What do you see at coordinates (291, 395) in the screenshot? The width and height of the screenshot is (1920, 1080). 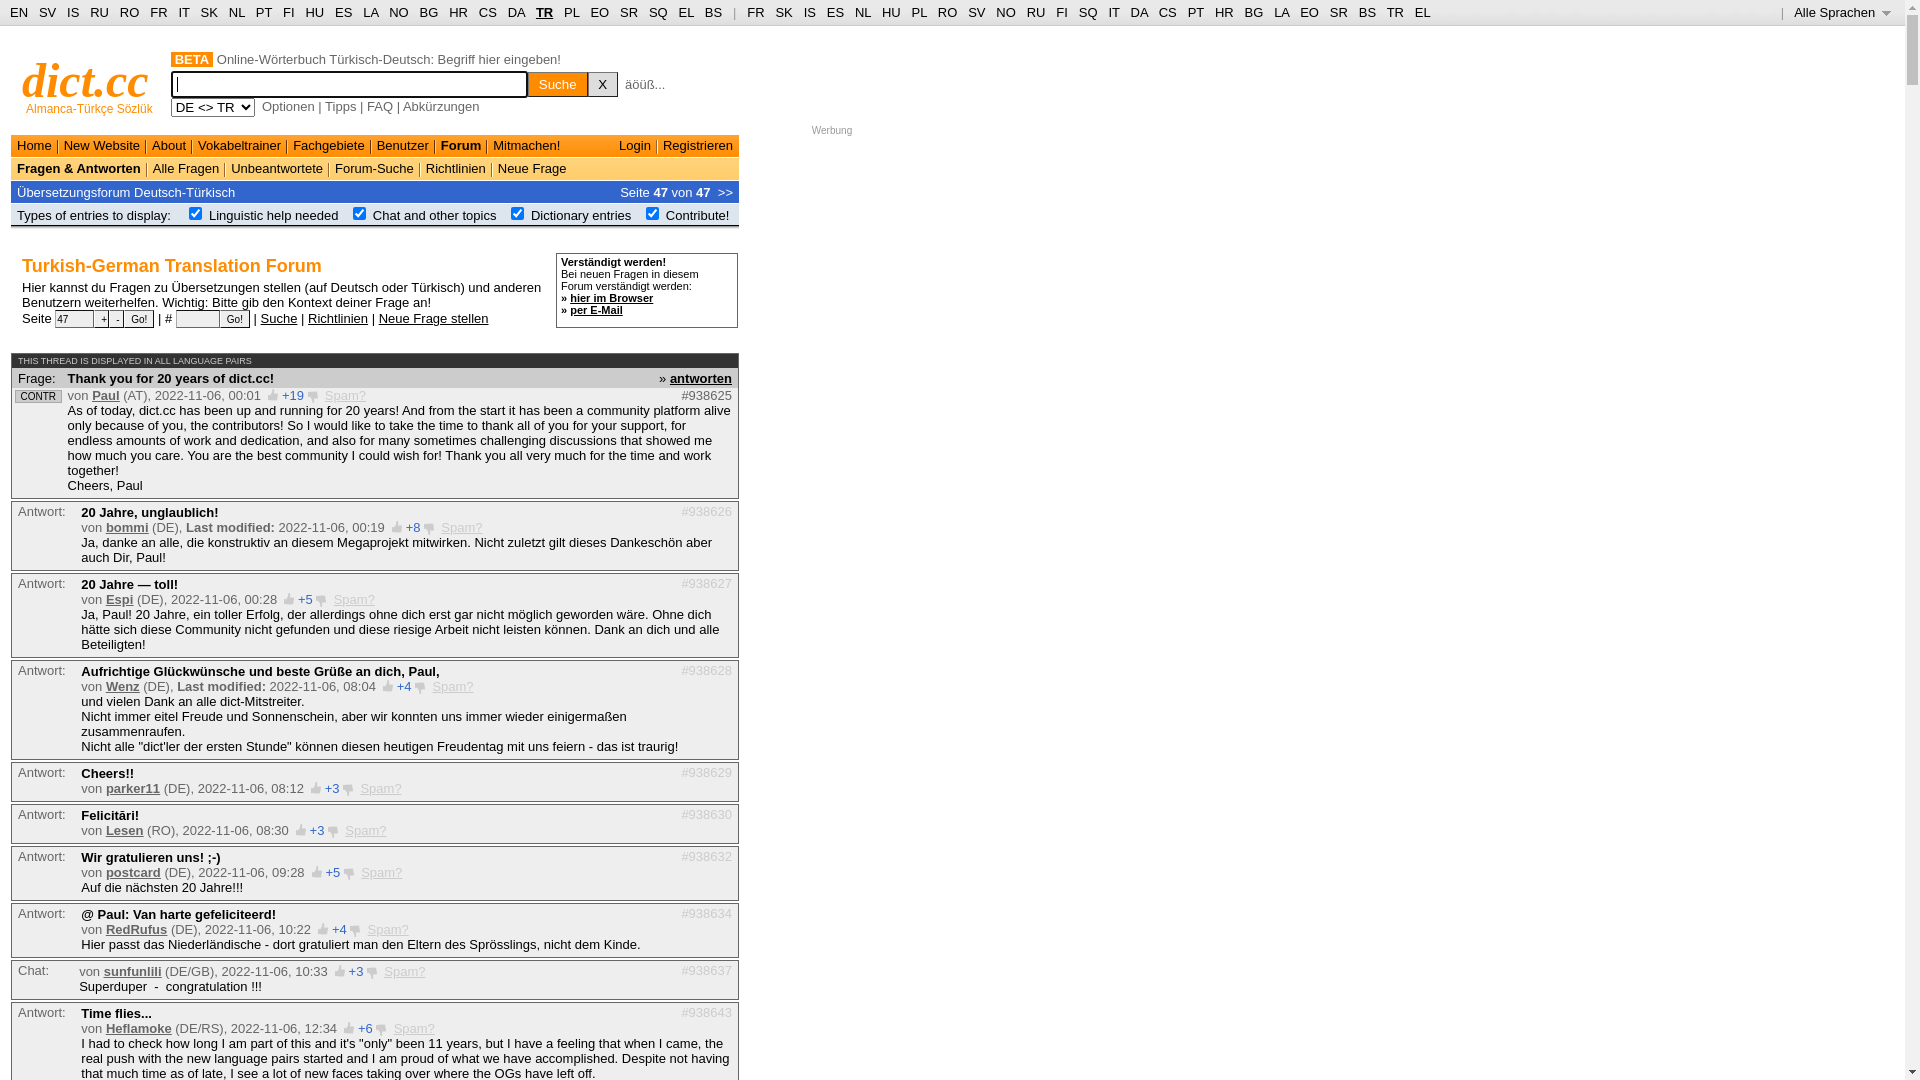 I see `'+19'` at bounding box center [291, 395].